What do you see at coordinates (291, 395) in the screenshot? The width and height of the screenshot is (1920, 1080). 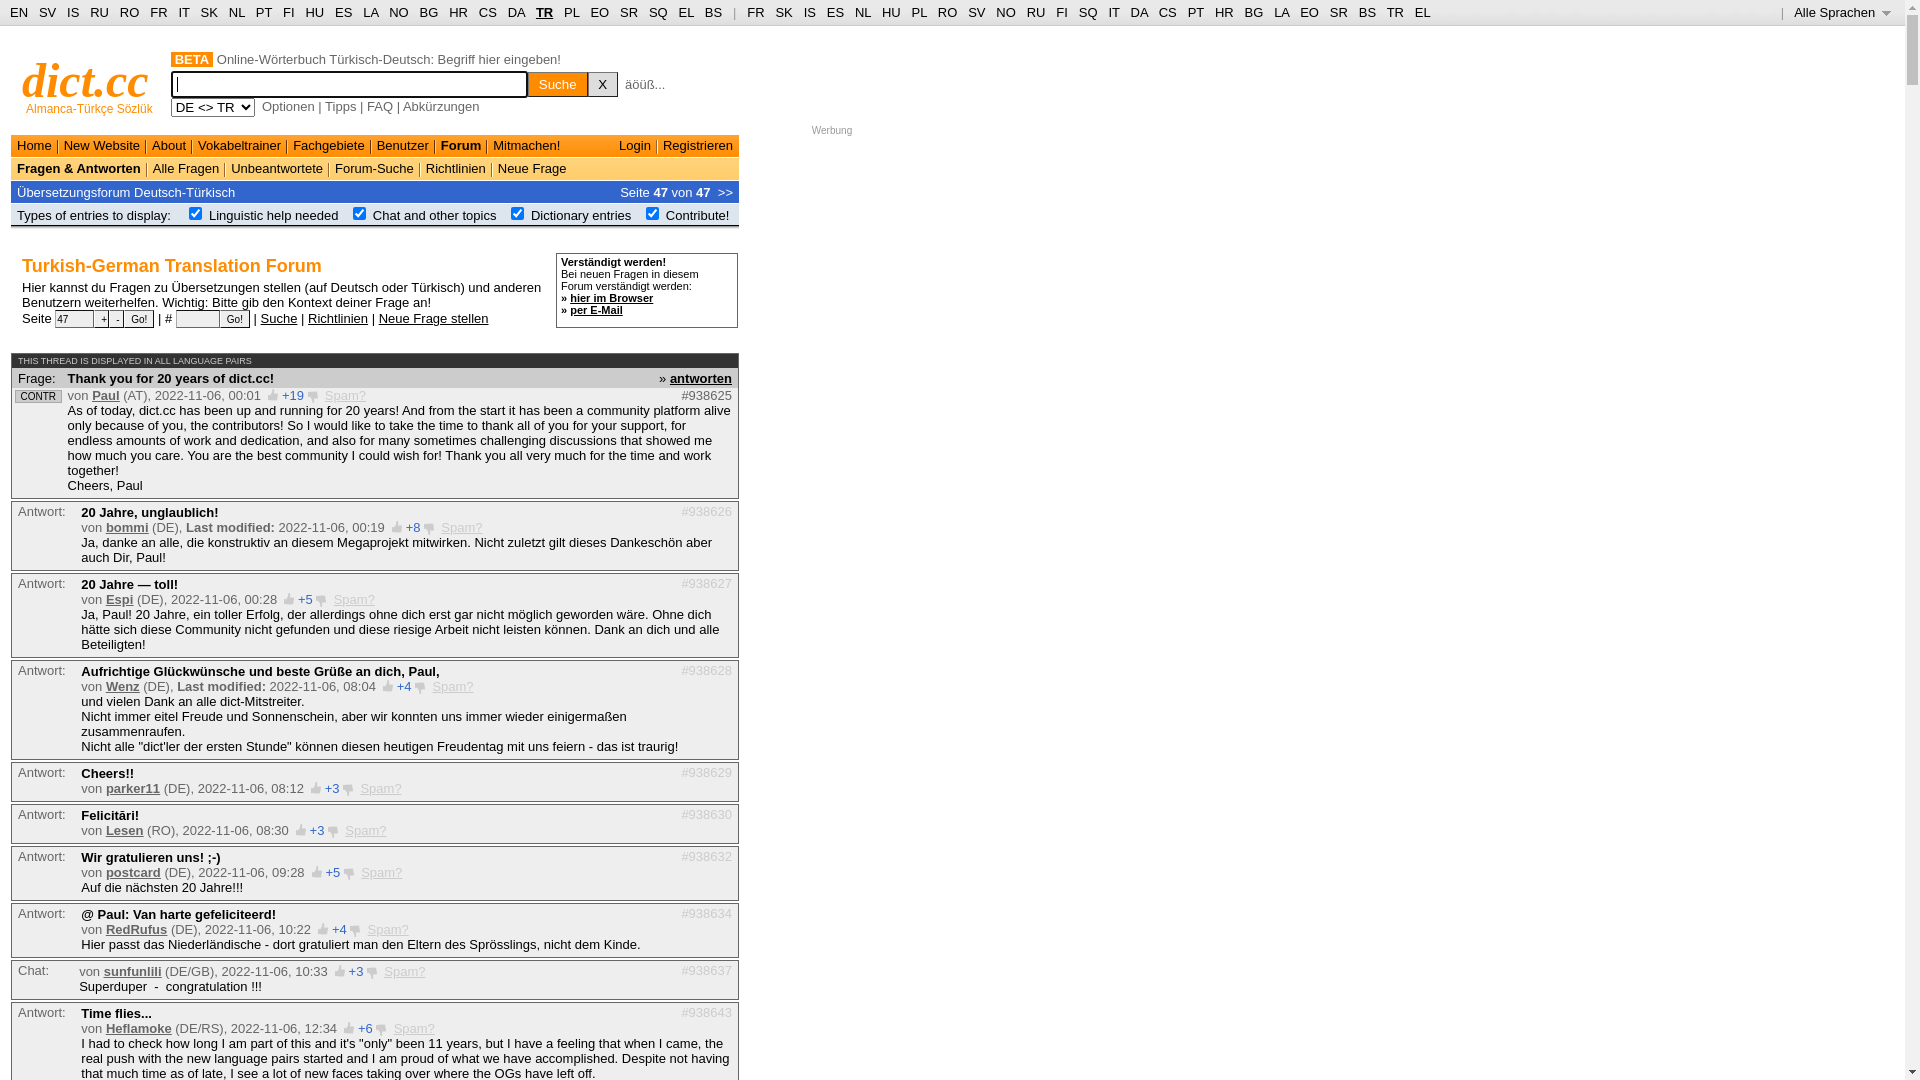 I see `'+19'` at bounding box center [291, 395].